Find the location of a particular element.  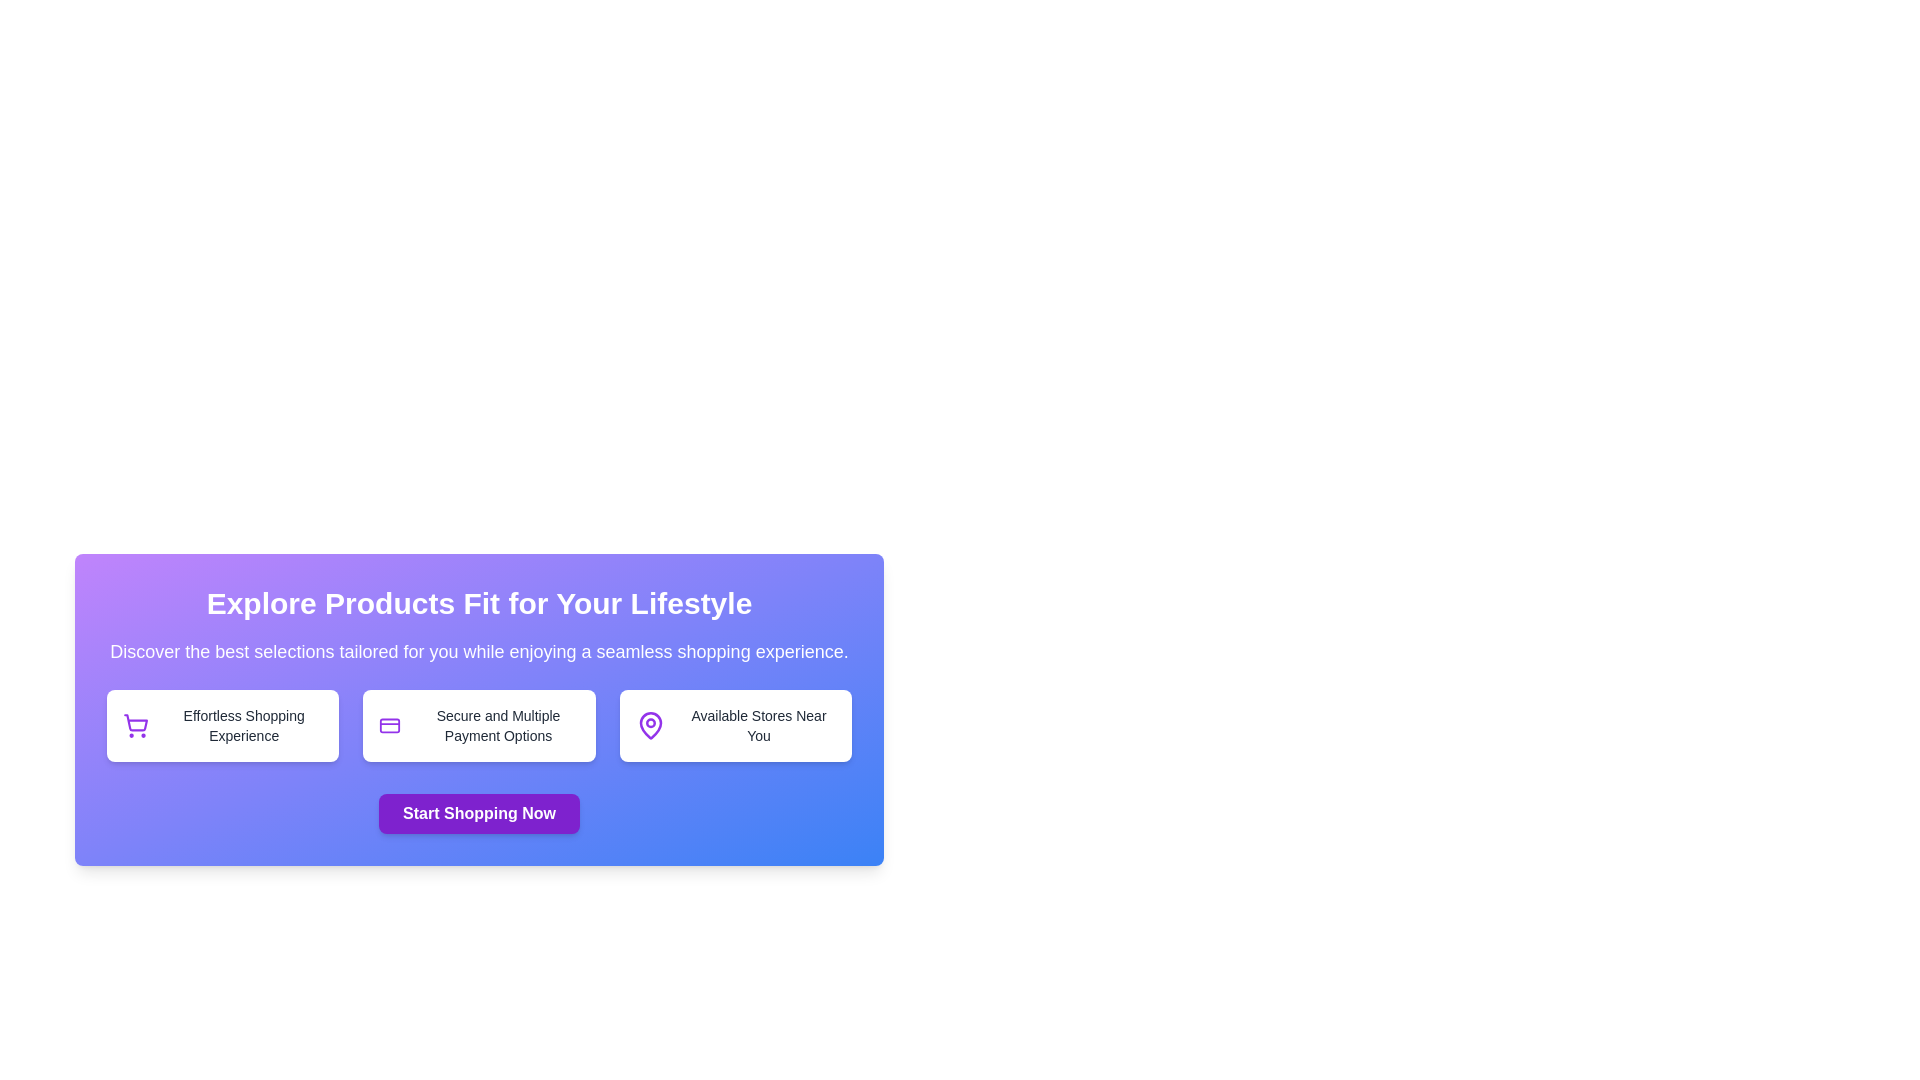

the credit card icon styled in purple, located within the 'Secure and Multiple Payment Options' box, positioned between the 'Effortless Shopping Experience' and 'Available Stores Near You' icons is located at coordinates (390, 725).